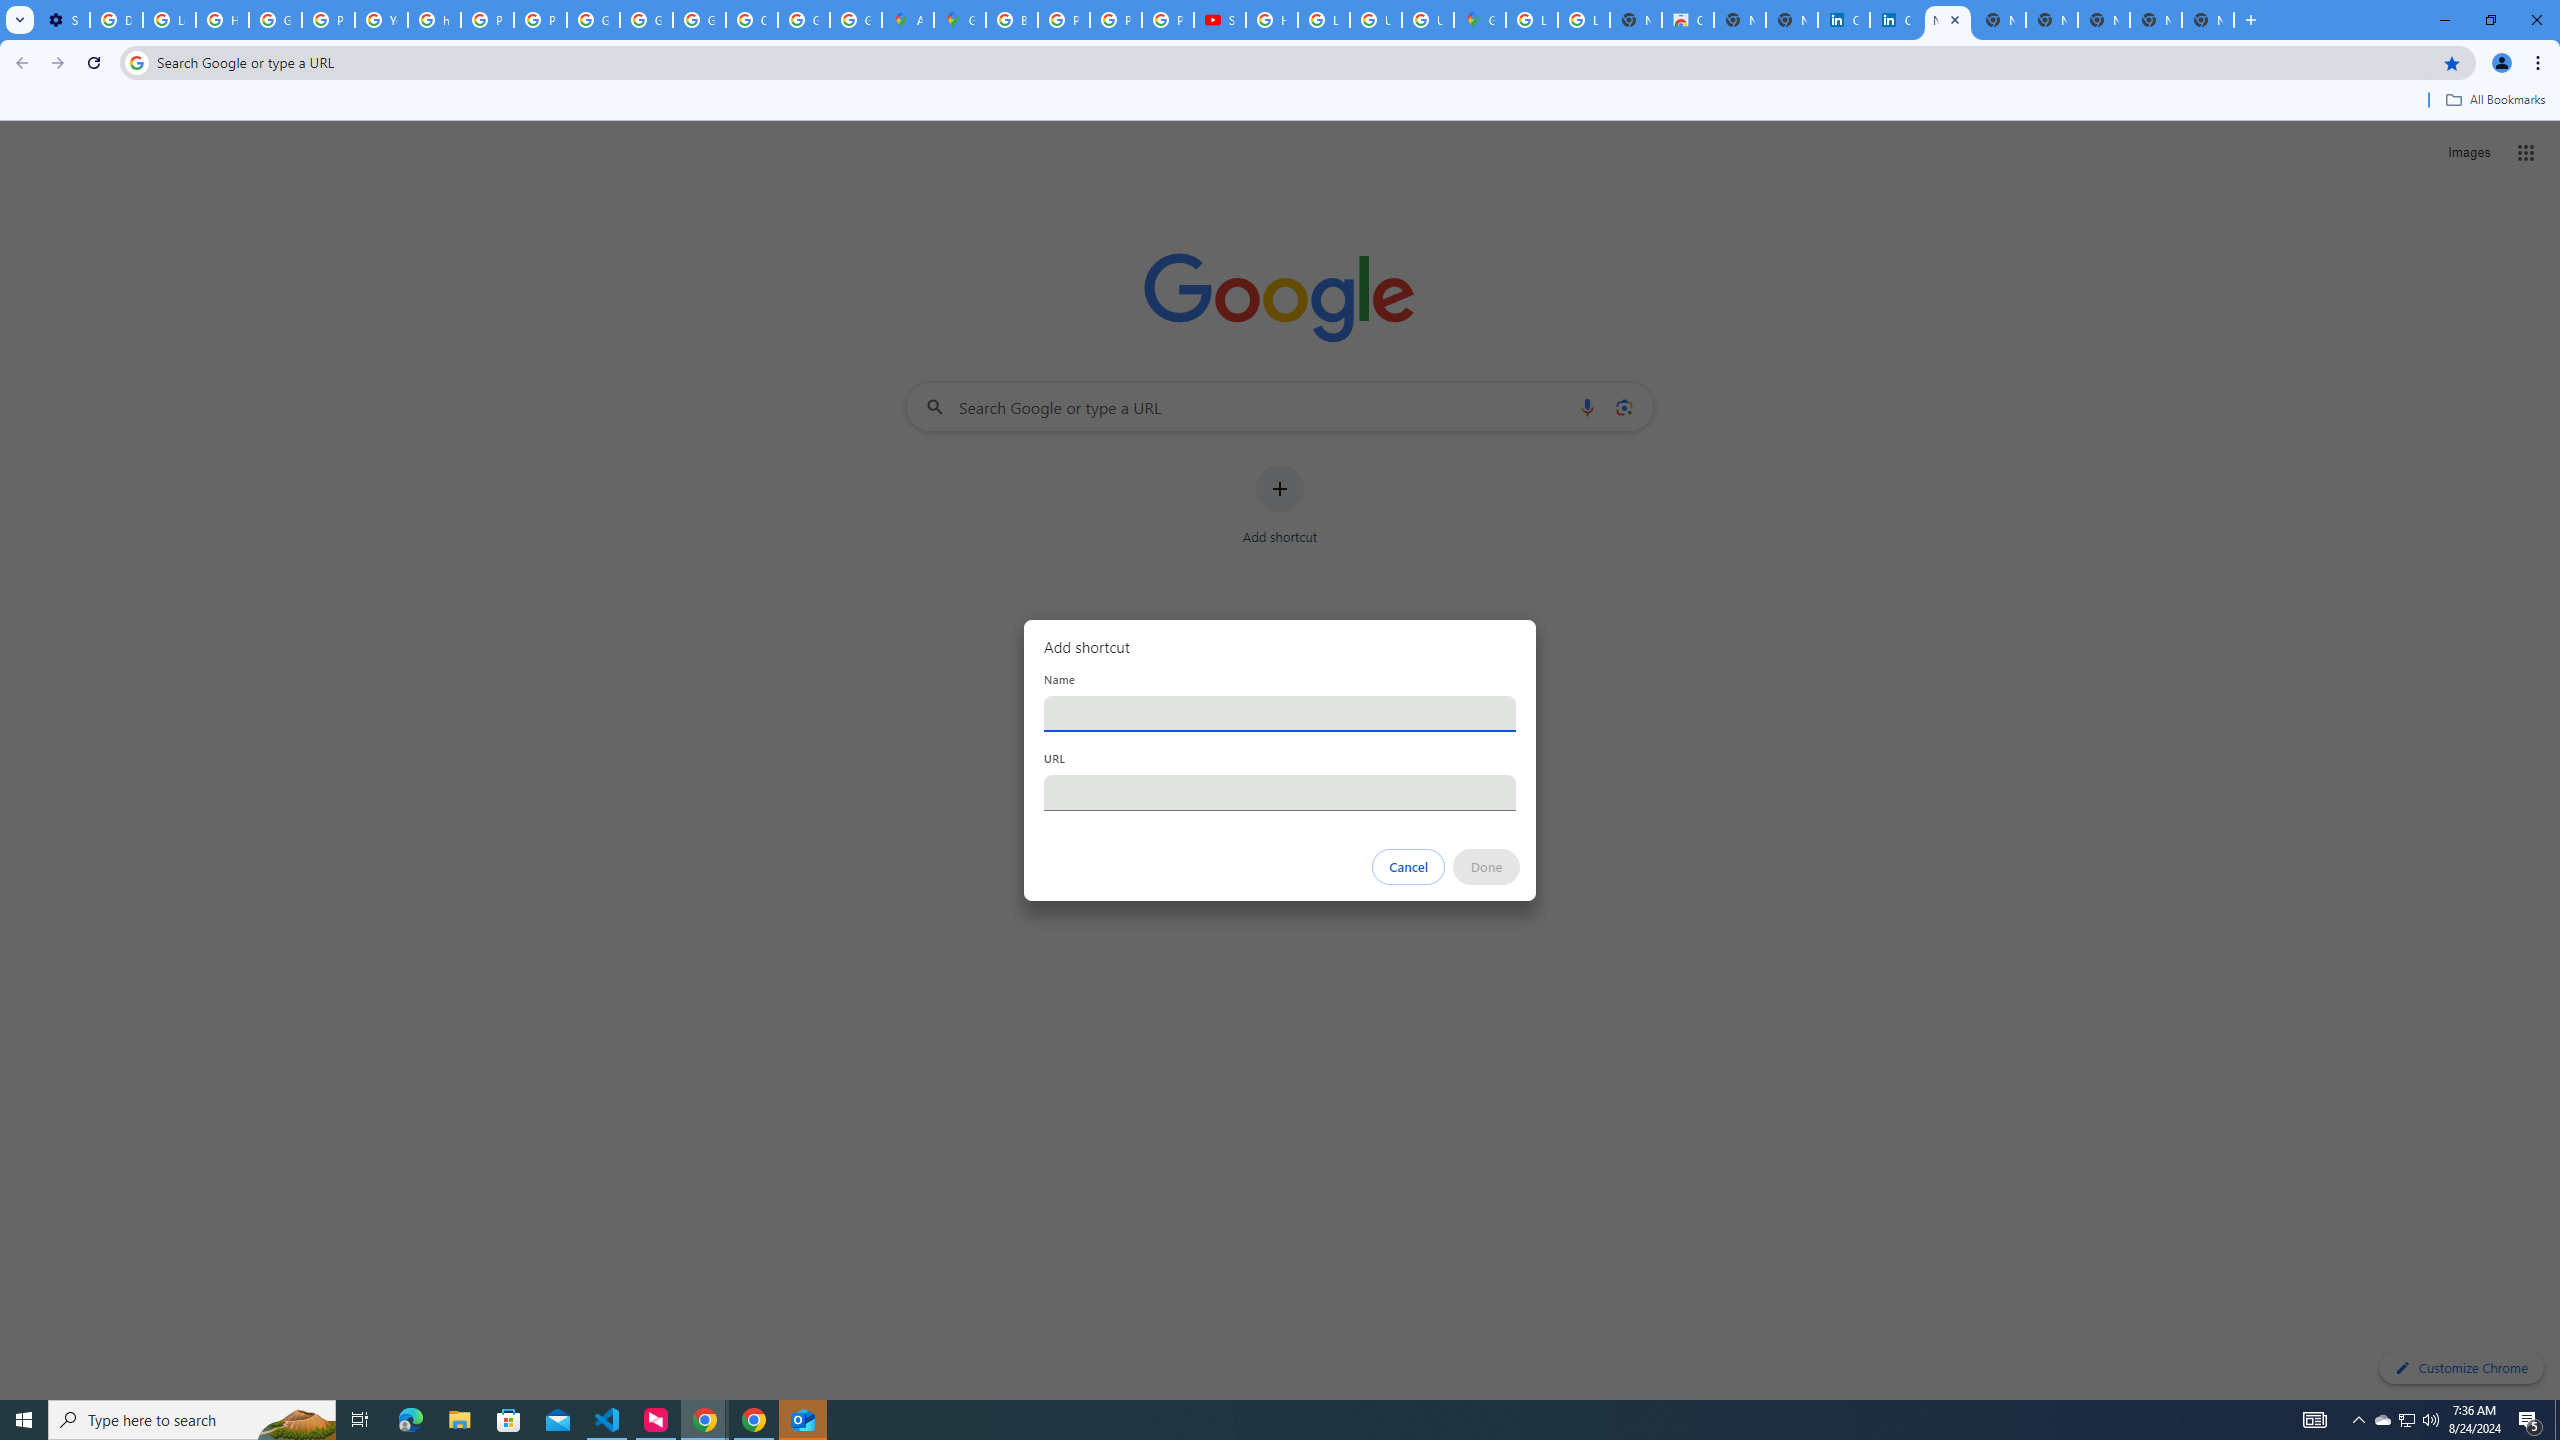 This screenshot has width=2560, height=1440. I want to click on 'Blogger Policies and Guidelines - Transparency Center', so click(1011, 19).